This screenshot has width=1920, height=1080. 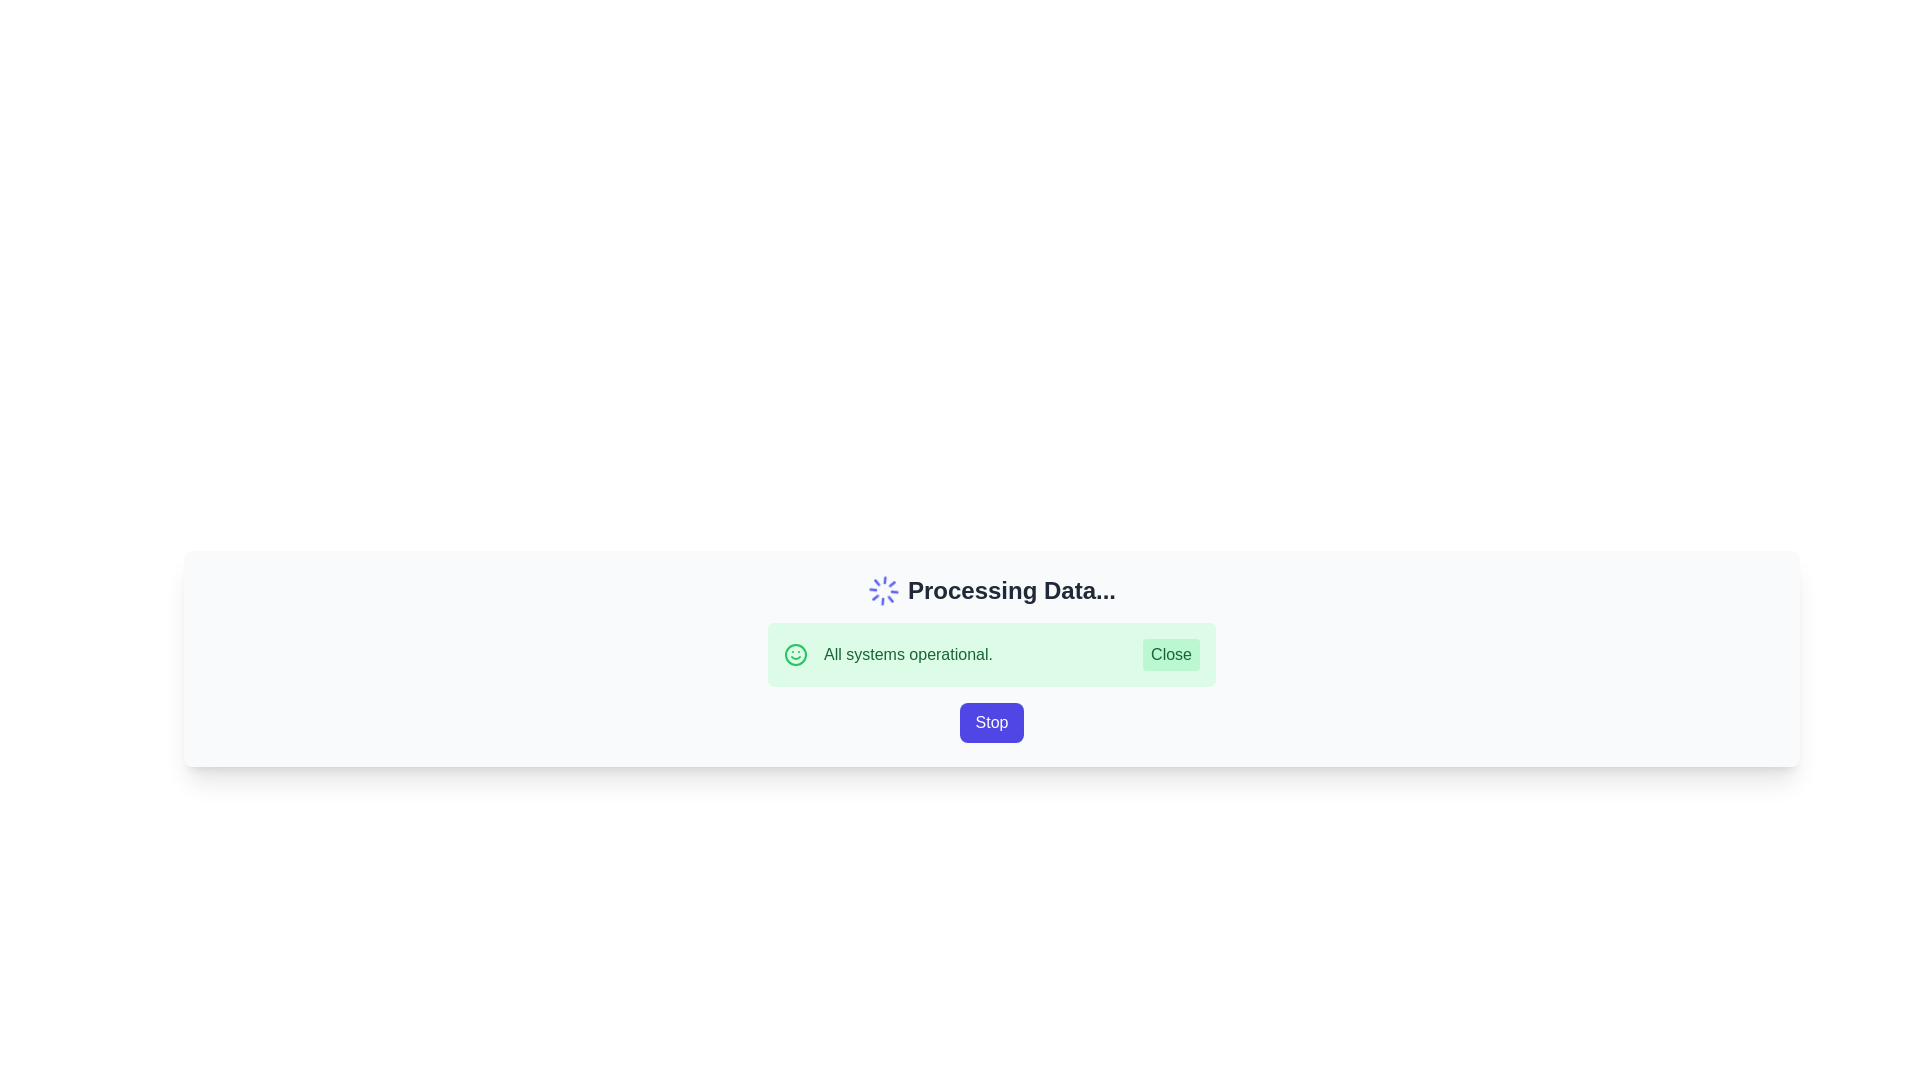 I want to click on the 'Close' button with a green background, labeled 'Close', to change its background color, so click(x=1171, y=655).